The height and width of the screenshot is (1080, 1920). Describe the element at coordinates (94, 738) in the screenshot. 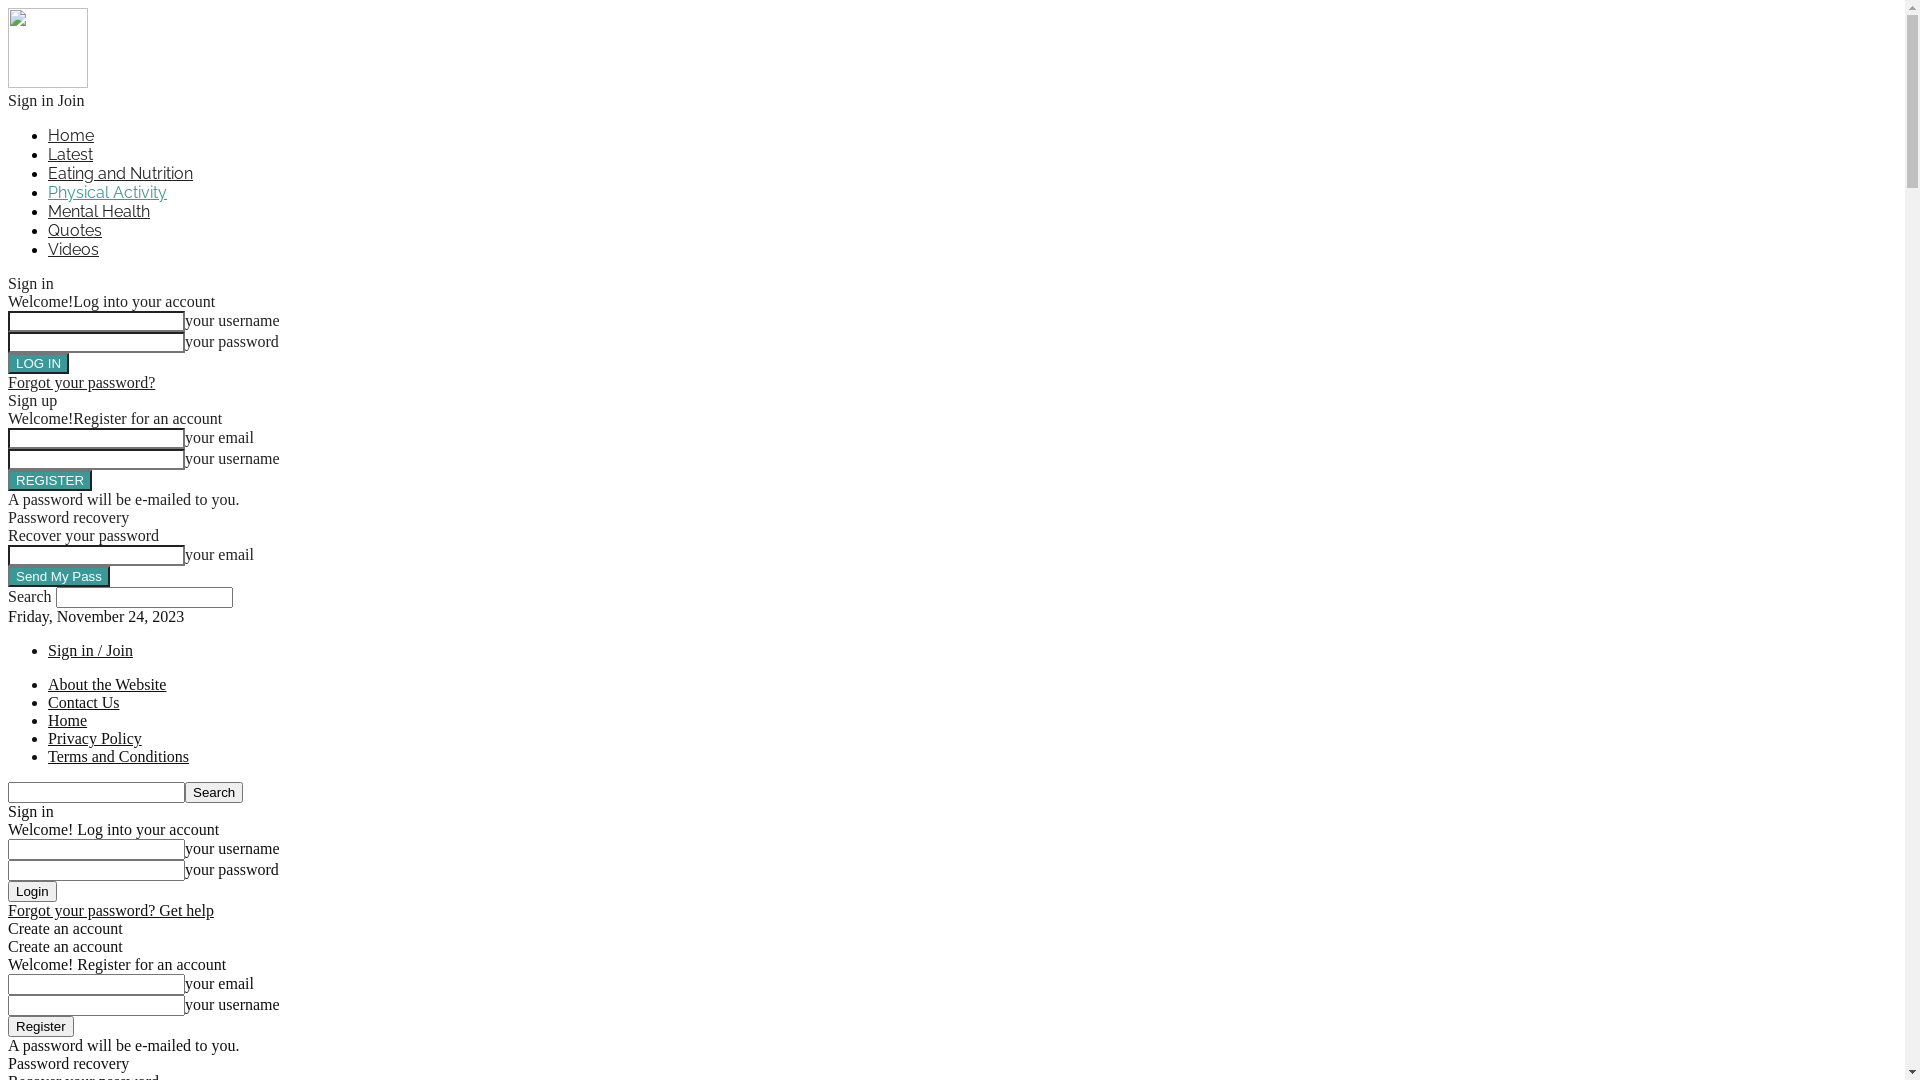

I see `'Privacy Policy'` at that location.